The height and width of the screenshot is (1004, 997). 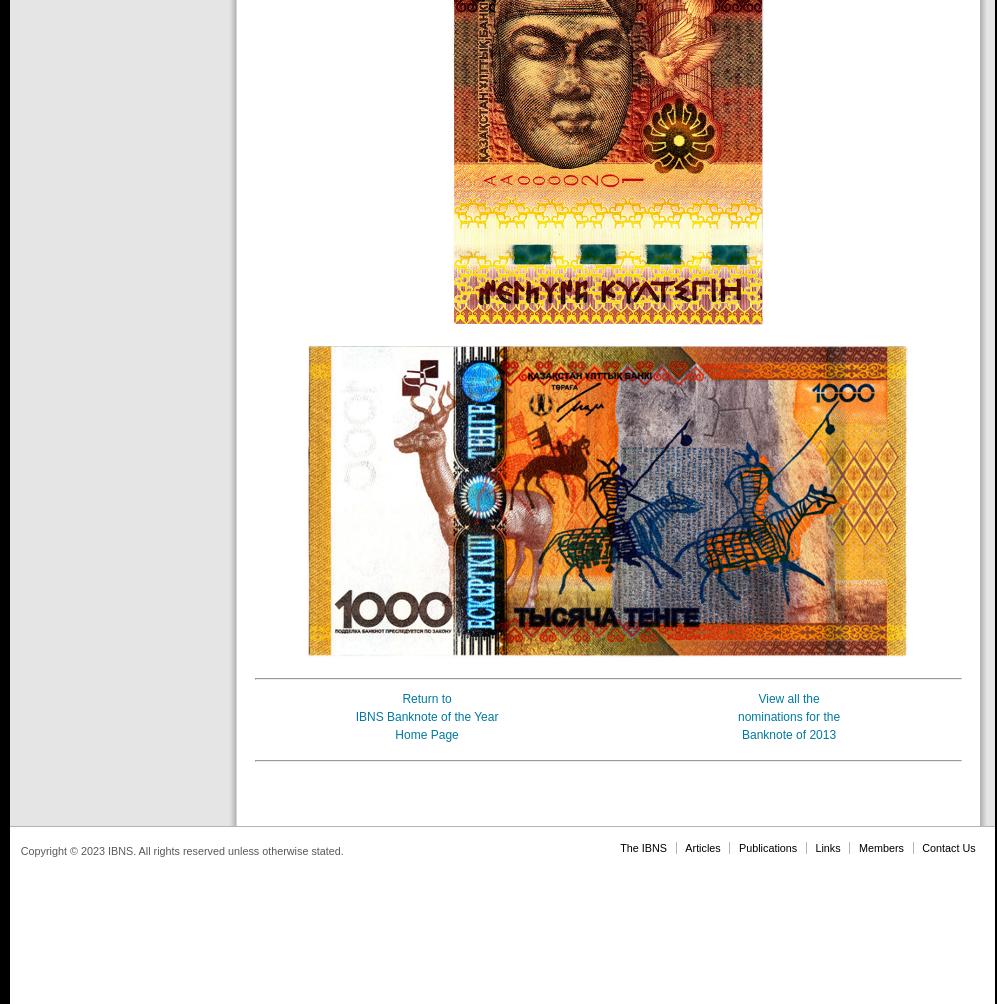 I want to click on 'Contact Us', so click(x=948, y=846).